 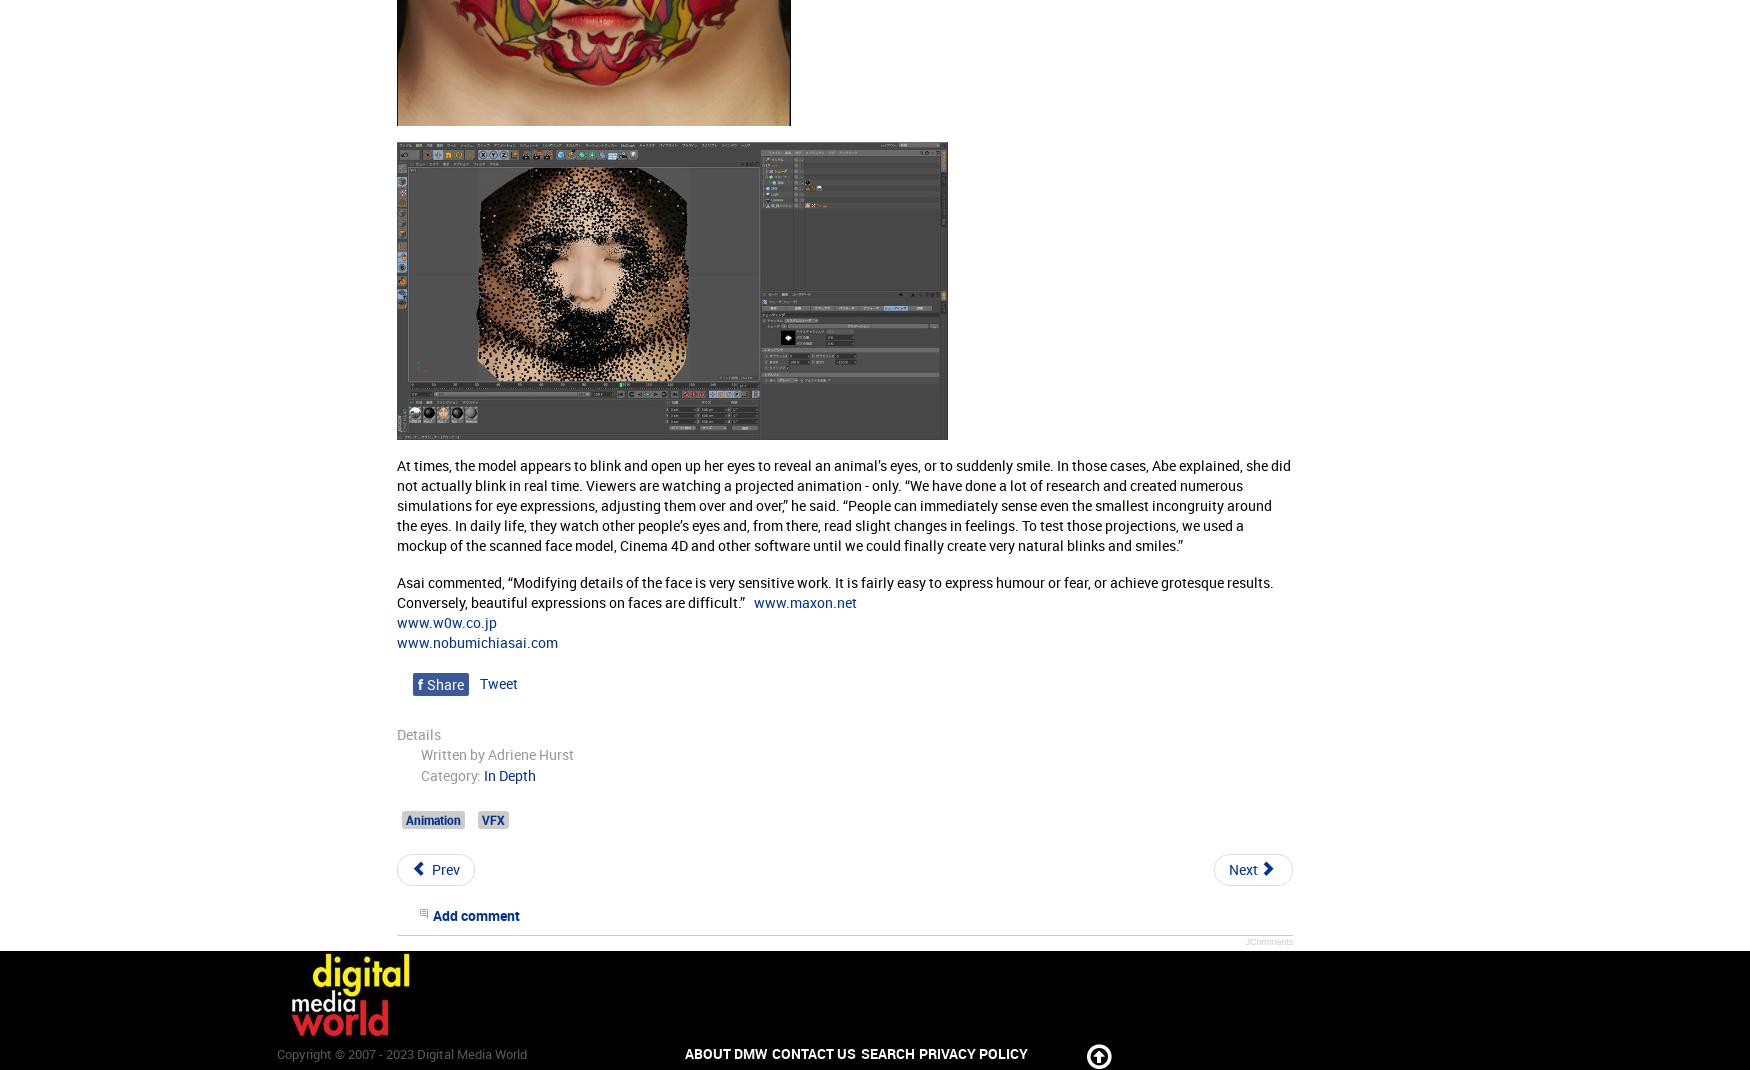 What do you see at coordinates (973, 1053) in the screenshot?
I see `'Privacy policy'` at bounding box center [973, 1053].